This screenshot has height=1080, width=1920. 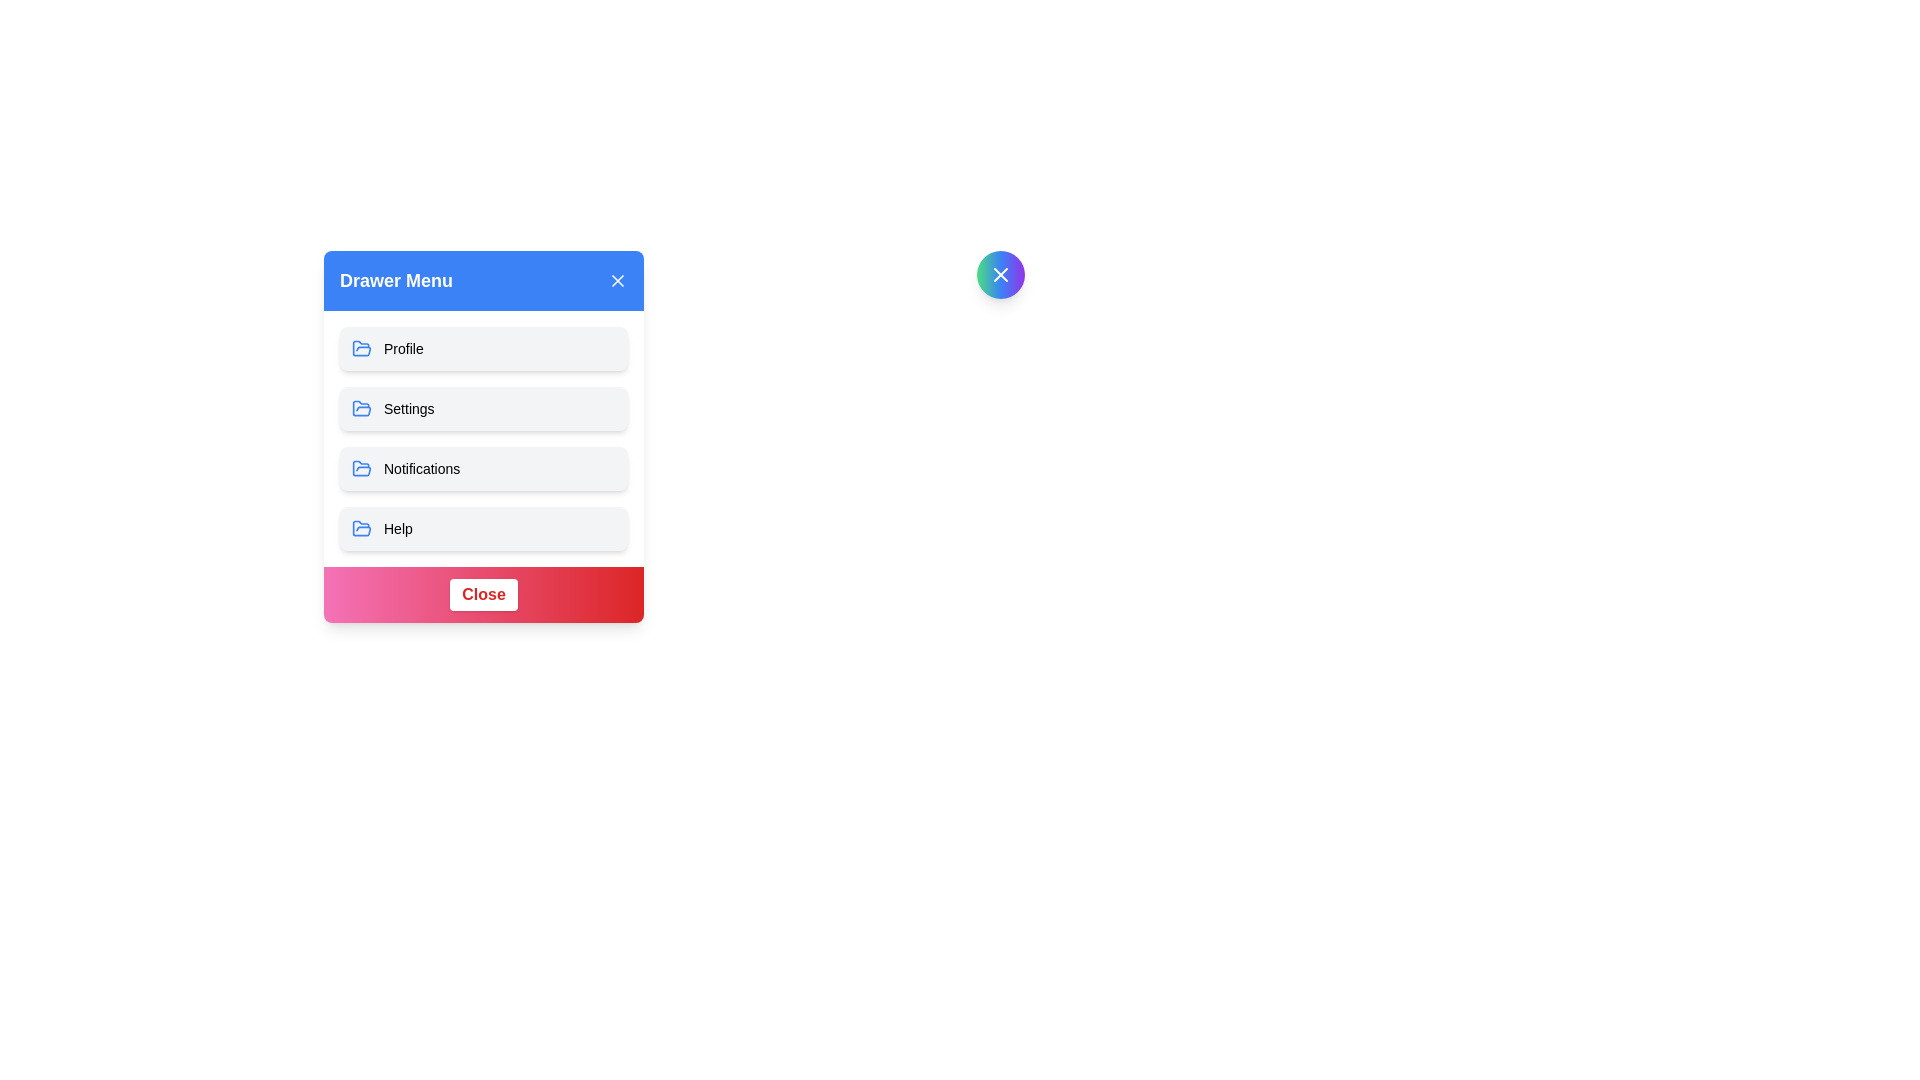 I want to click on the 'Profile' menu item by clicking on the icon located to the left of the text 'Profile' in the first list item of the drawer menu, so click(x=361, y=347).